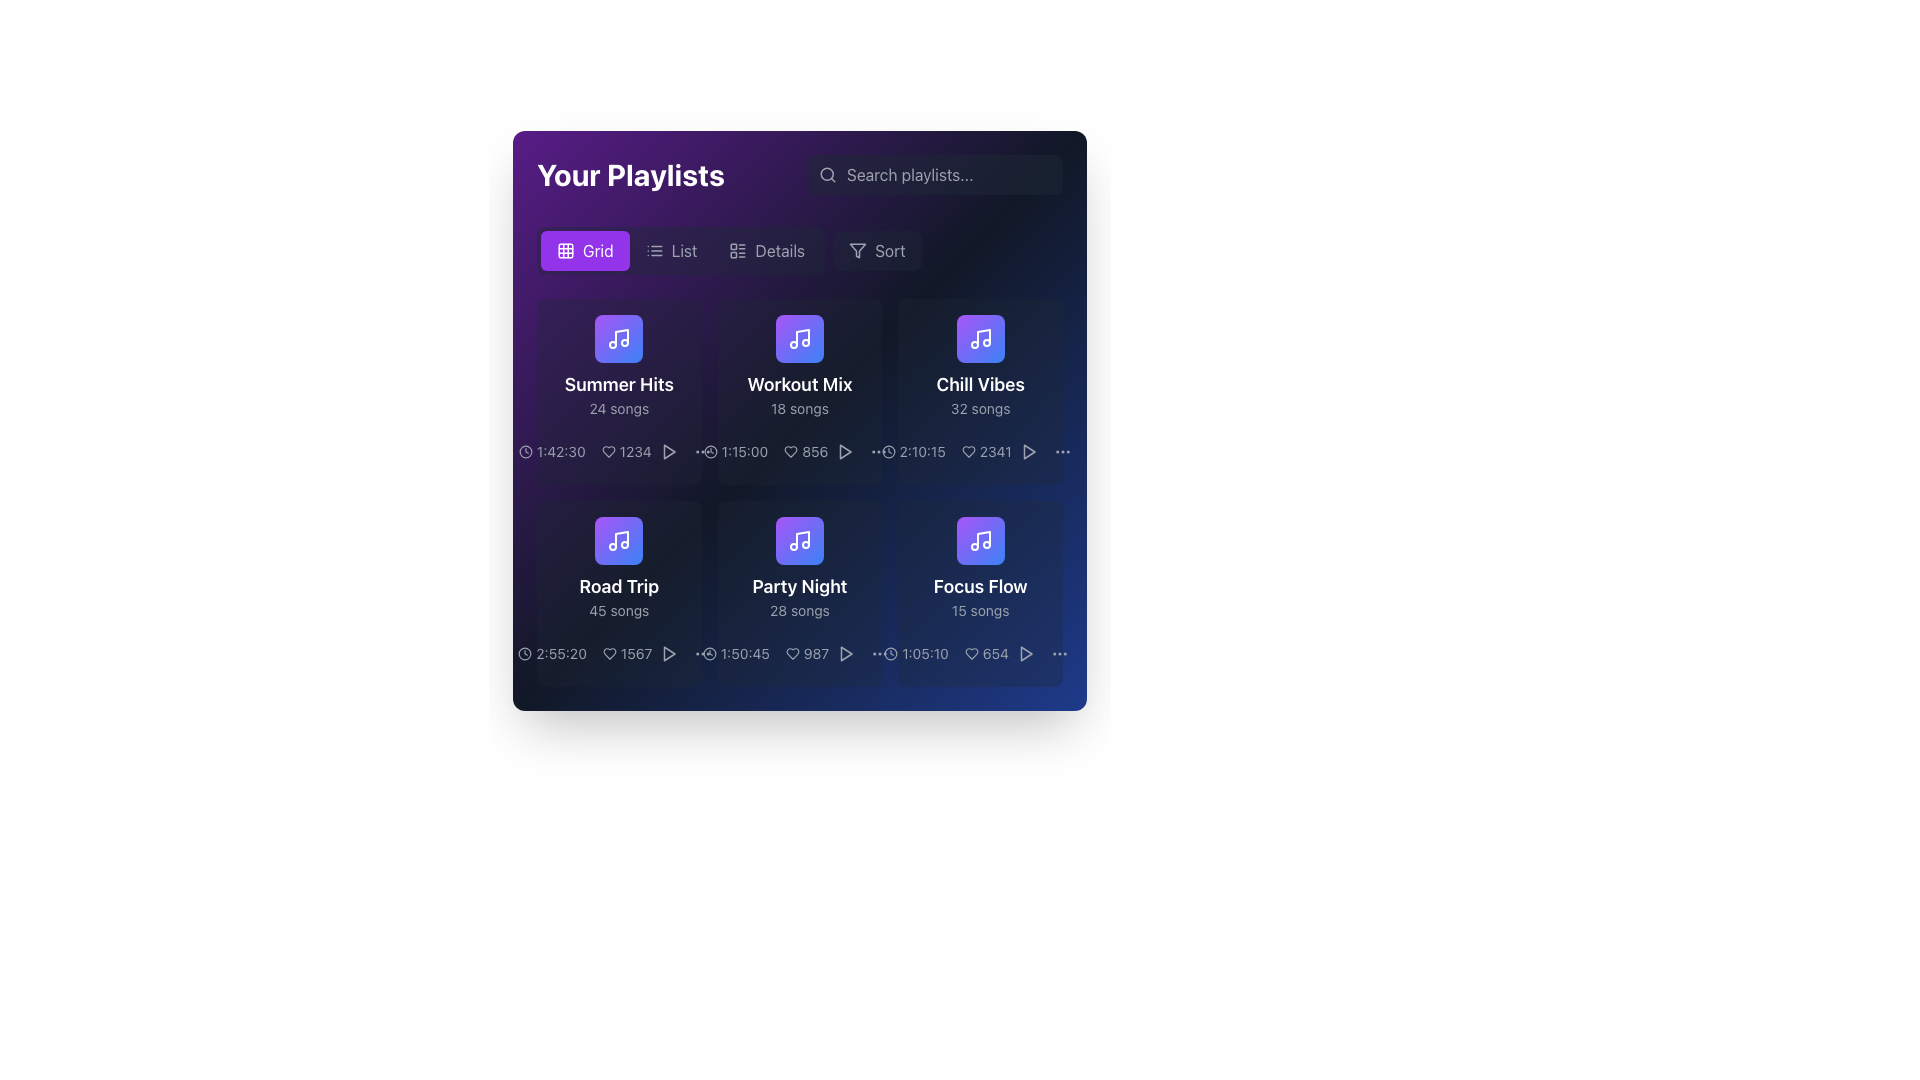  What do you see at coordinates (525, 451) in the screenshot?
I see `the circular icon within the SVG component located in the first entry of the playlist titled 'Summer Hits', positioned adjacent to the duration text '1:42:30'` at bounding box center [525, 451].